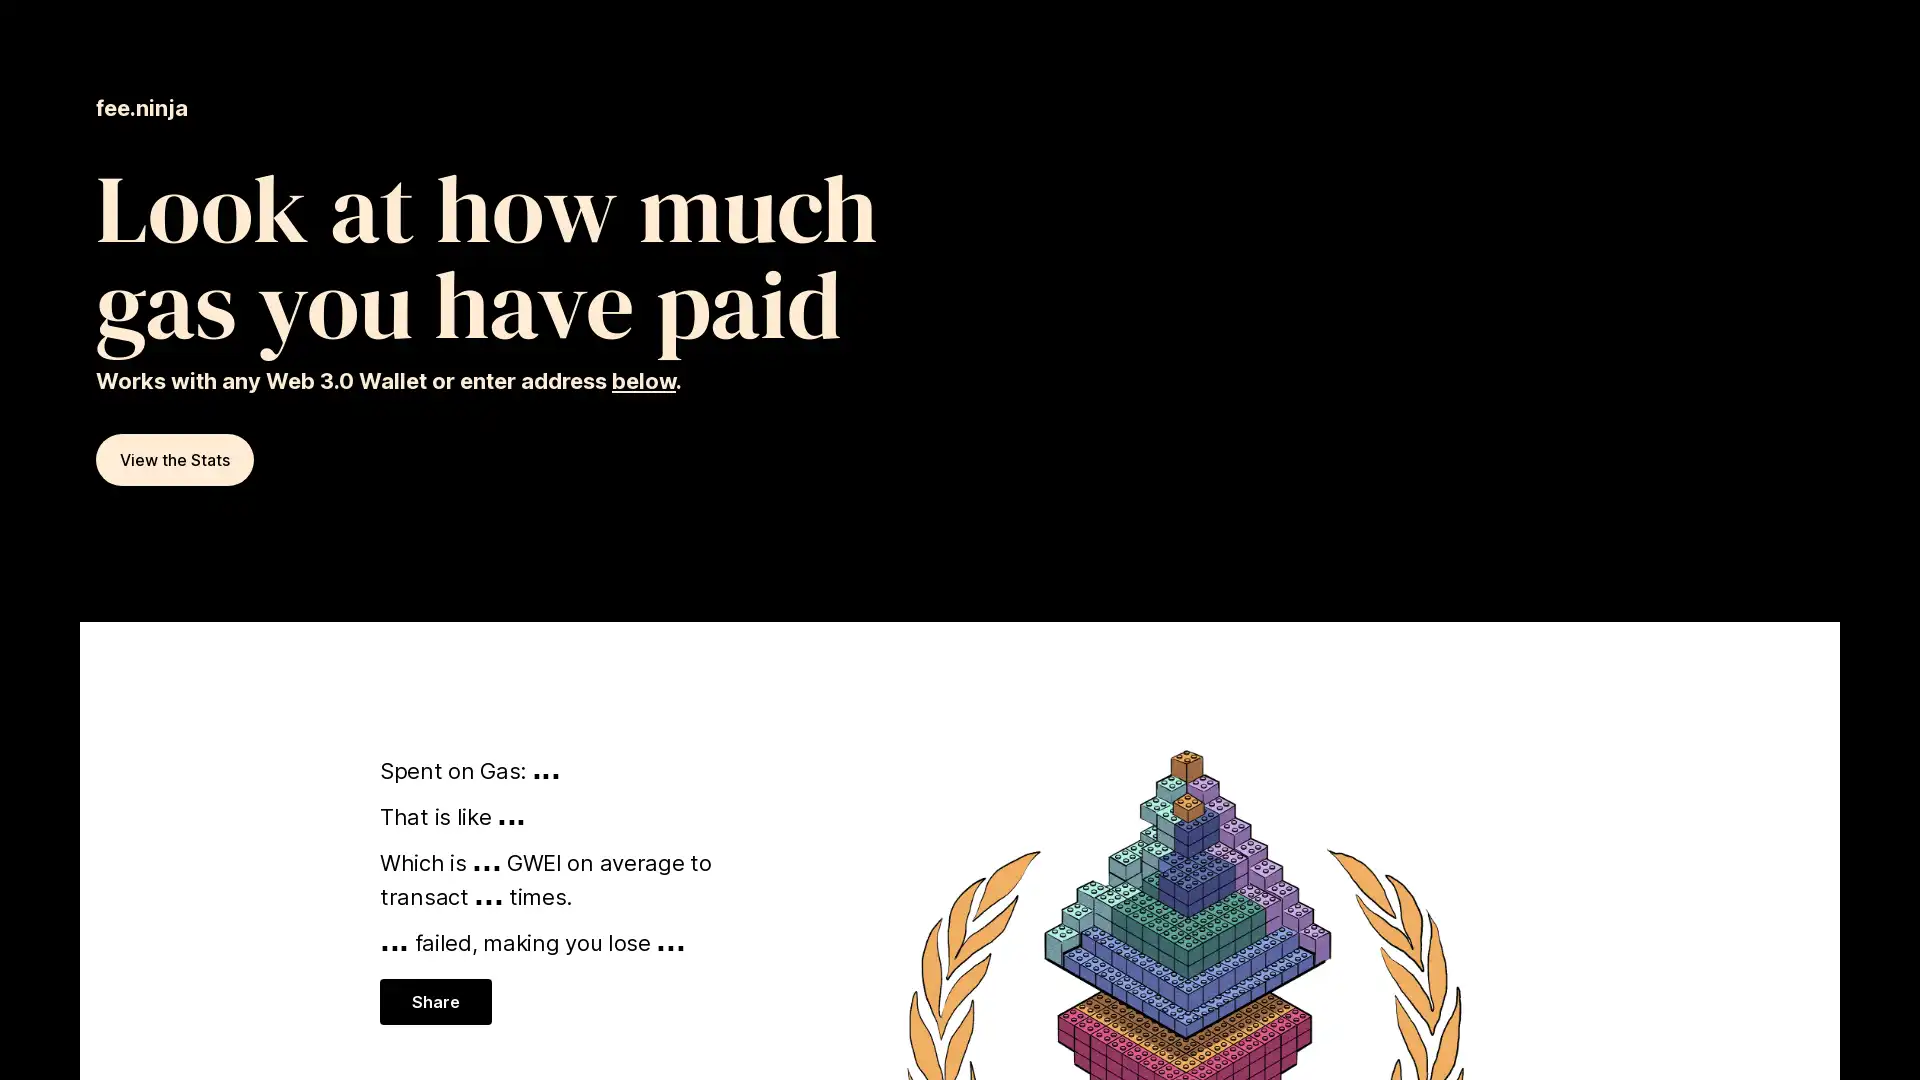  Describe the element at coordinates (434, 1002) in the screenshot. I see `Share` at that location.